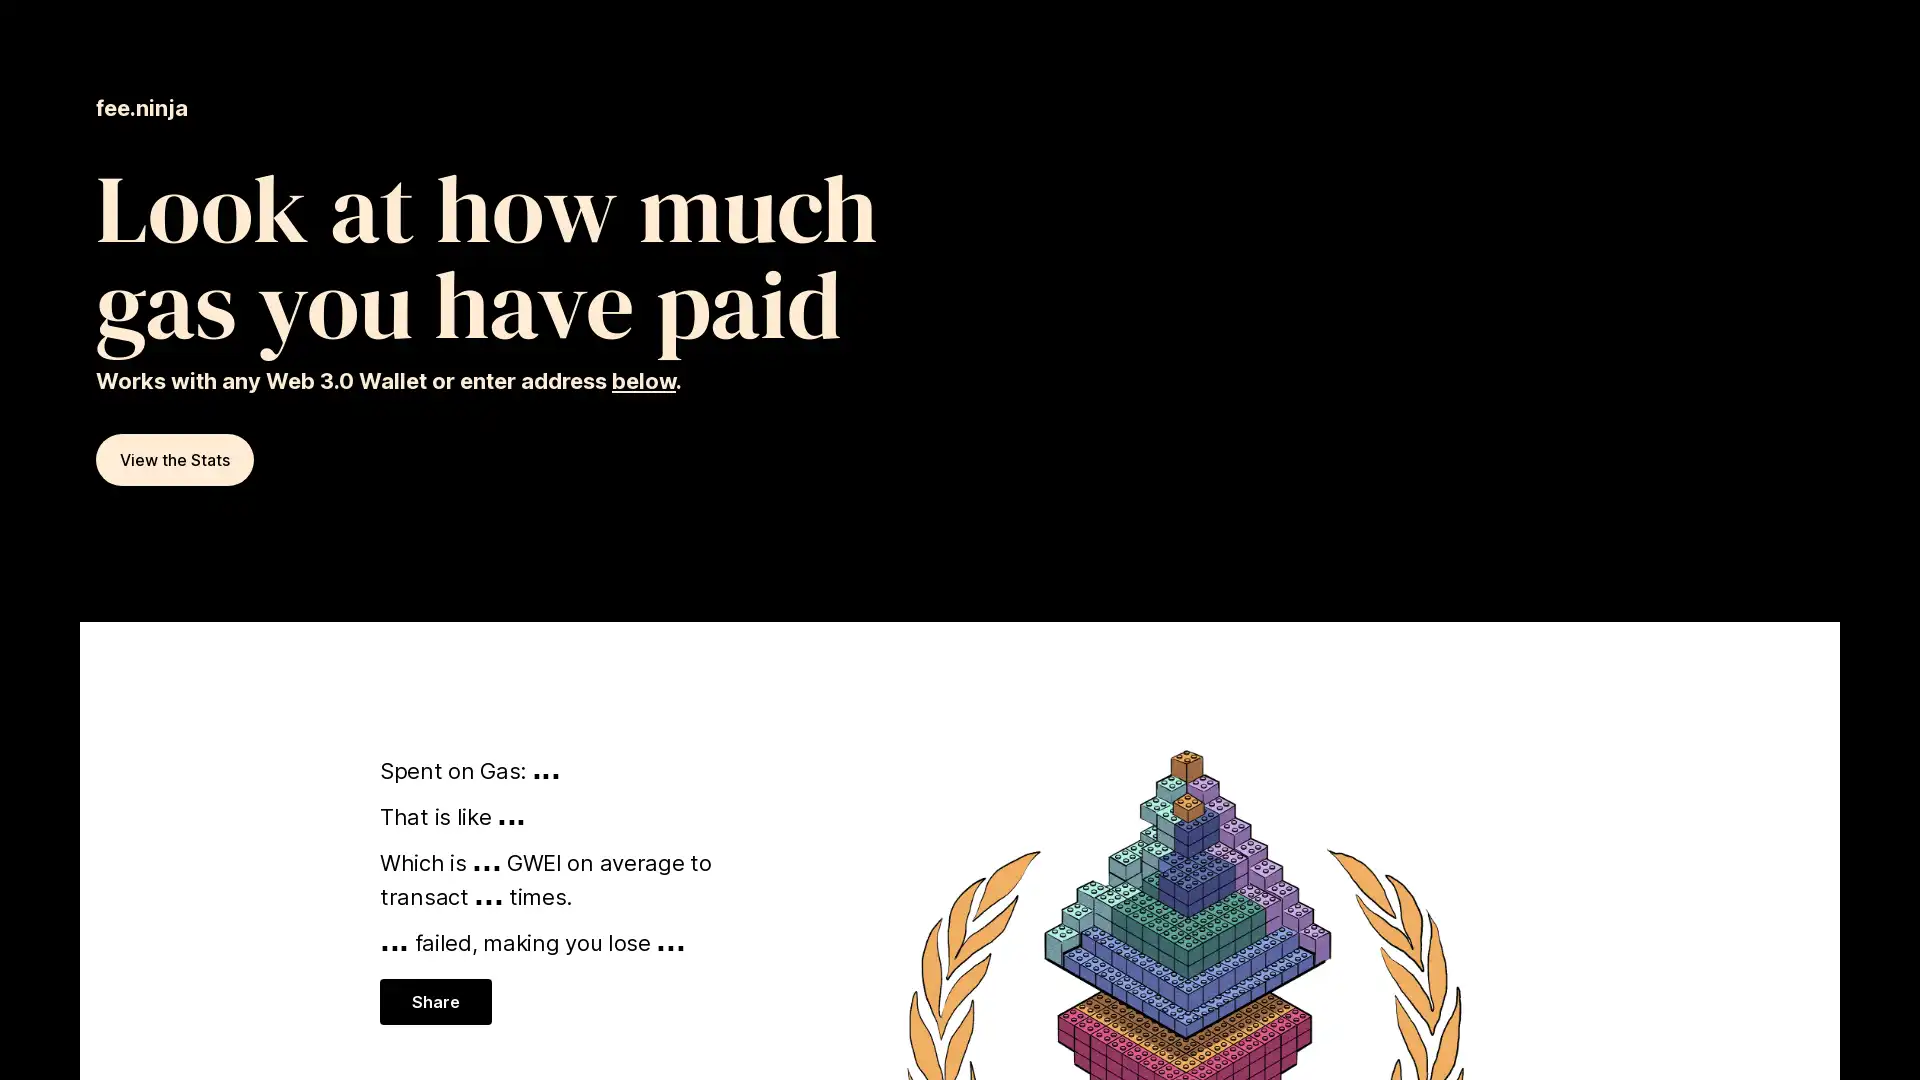  Describe the element at coordinates (434, 1002) in the screenshot. I see `Share` at that location.